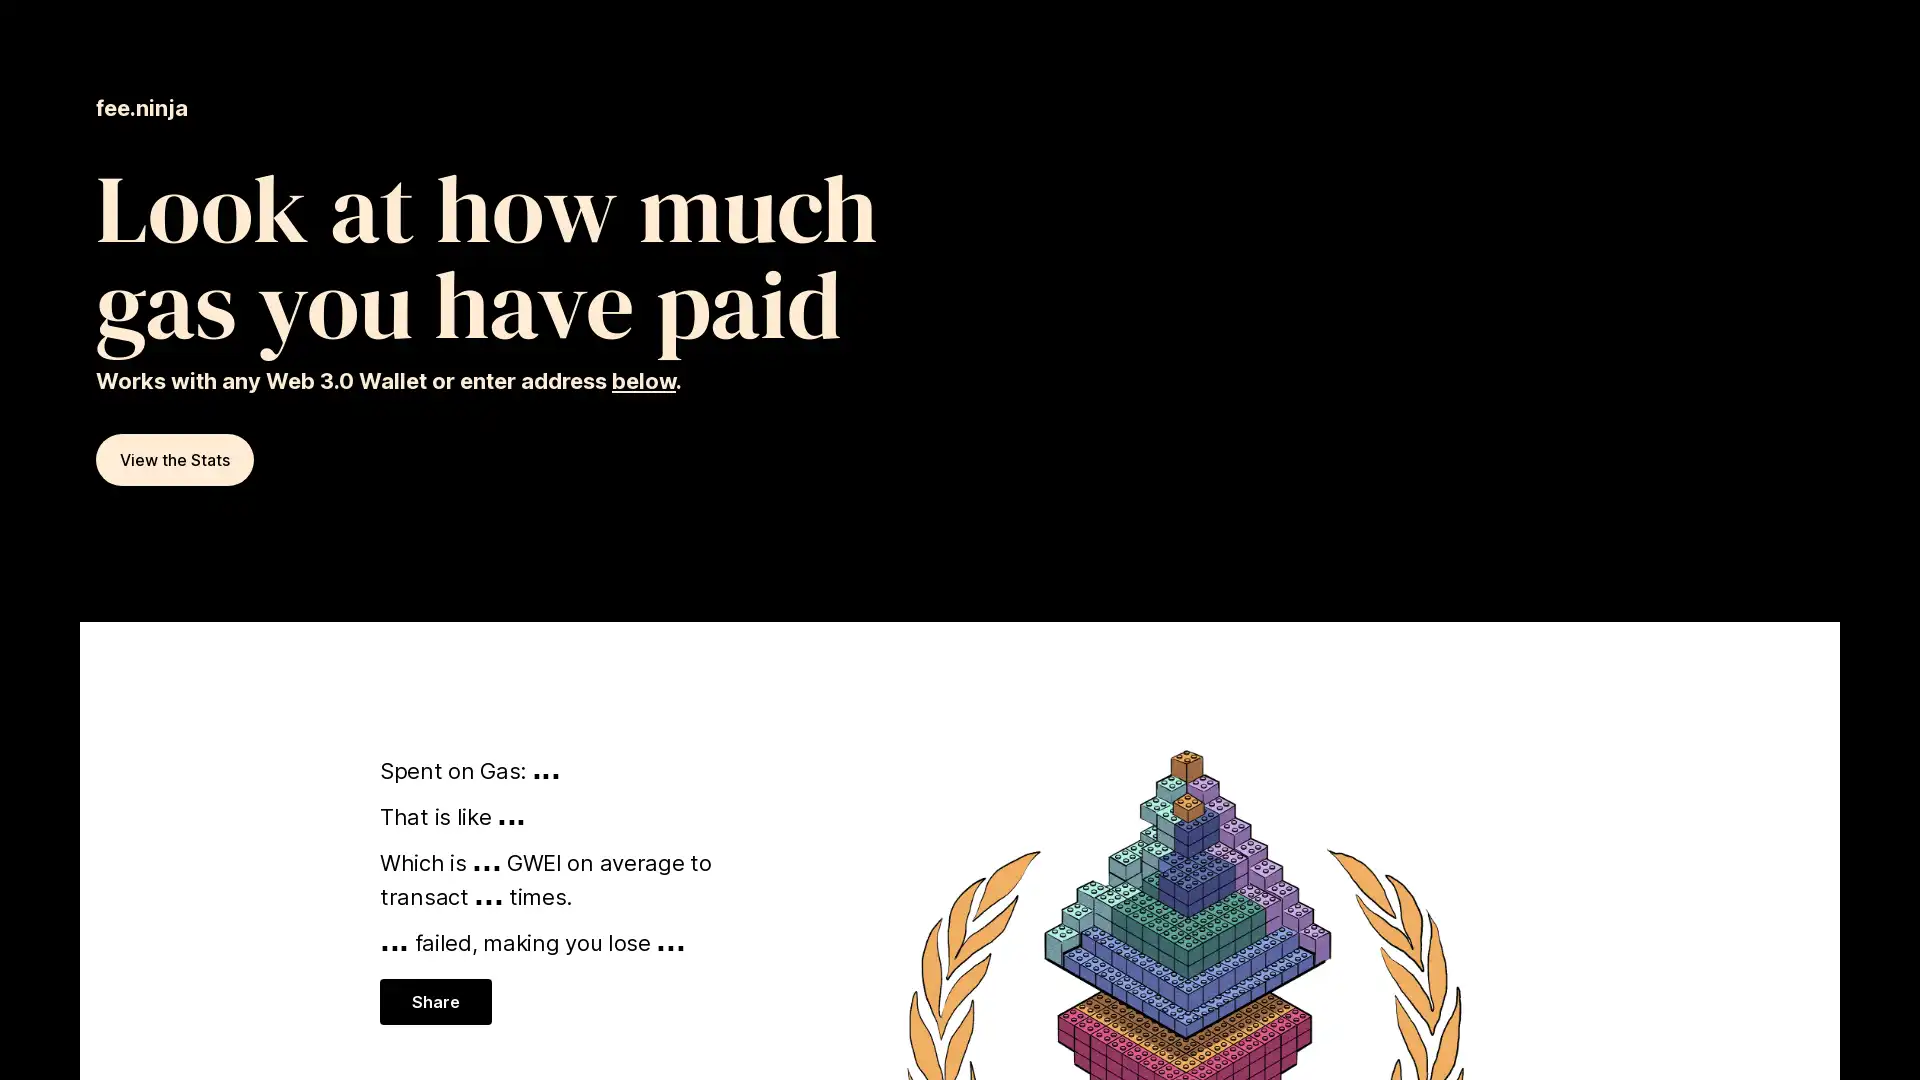  Describe the element at coordinates (434, 1002) in the screenshot. I see `Share` at that location.